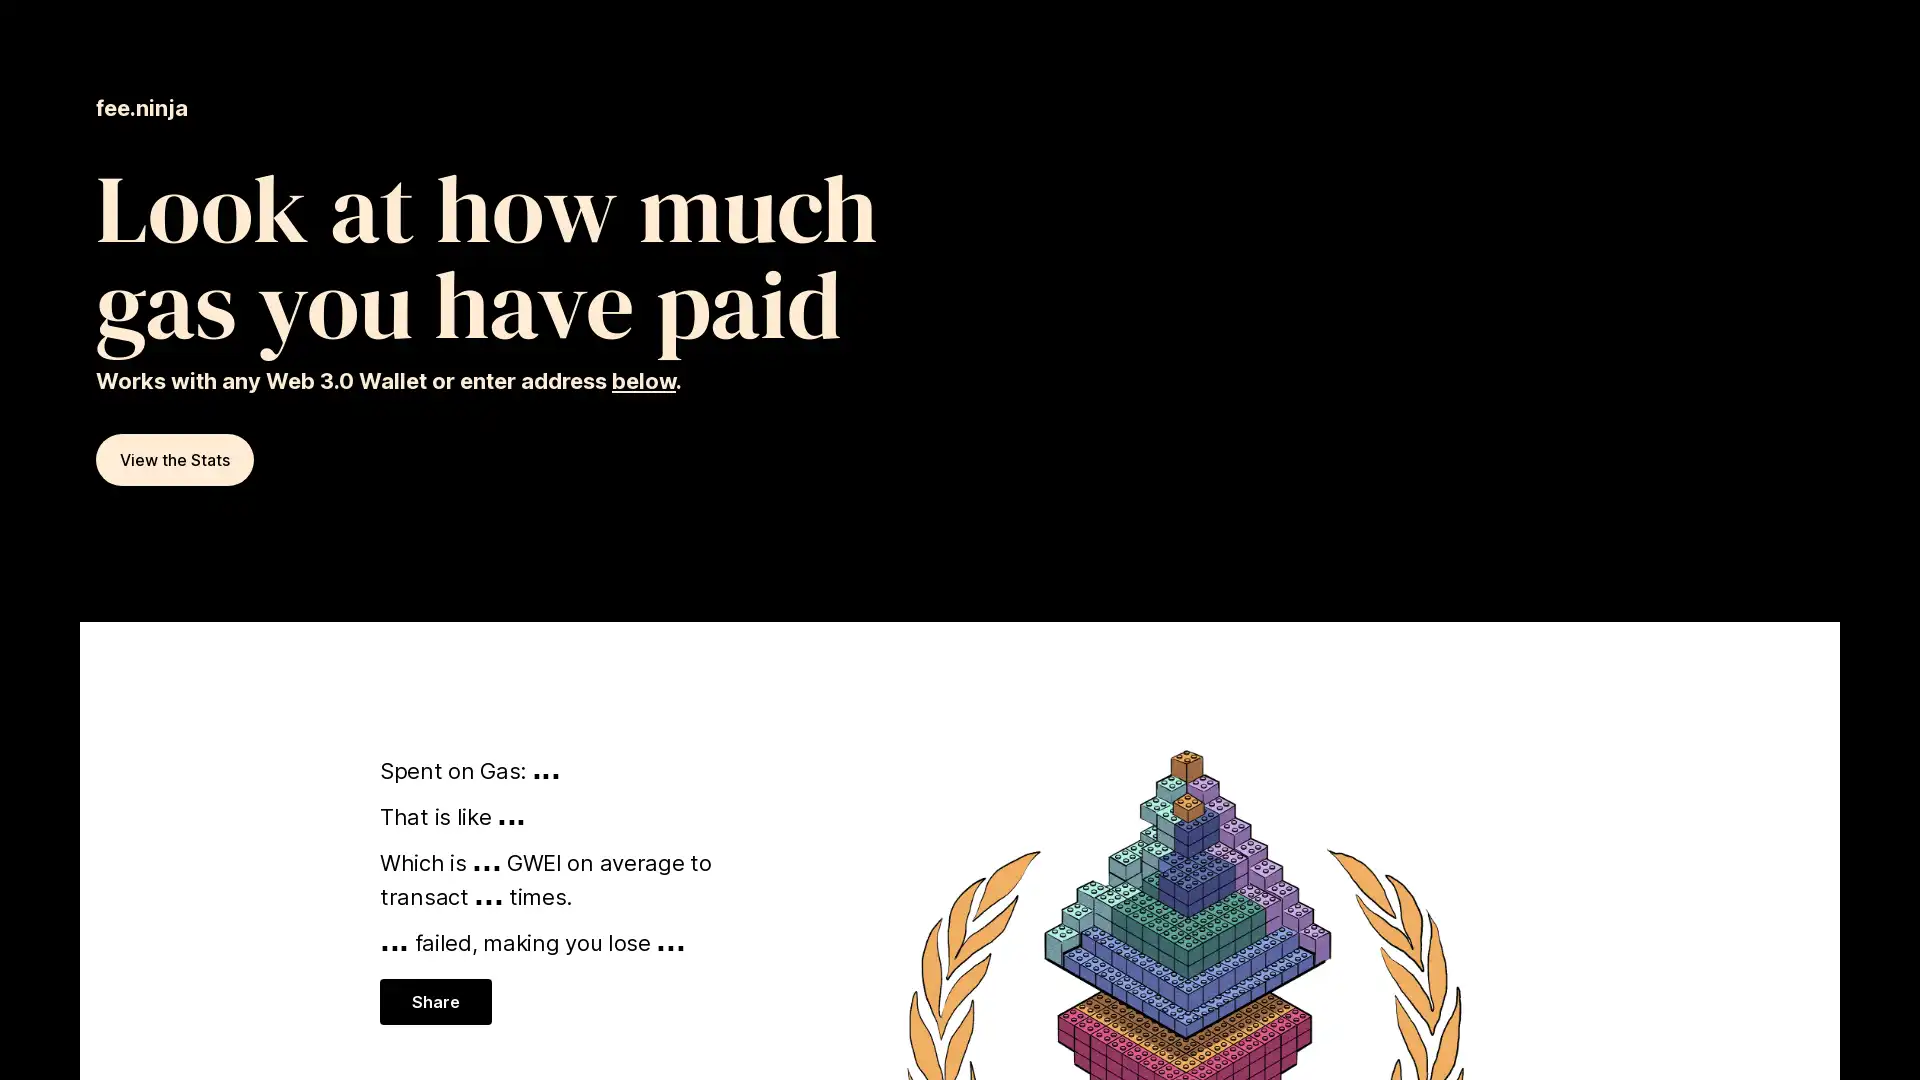  Describe the element at coordinates (434, 1002) in the screenshot. I see `Share` at that location.